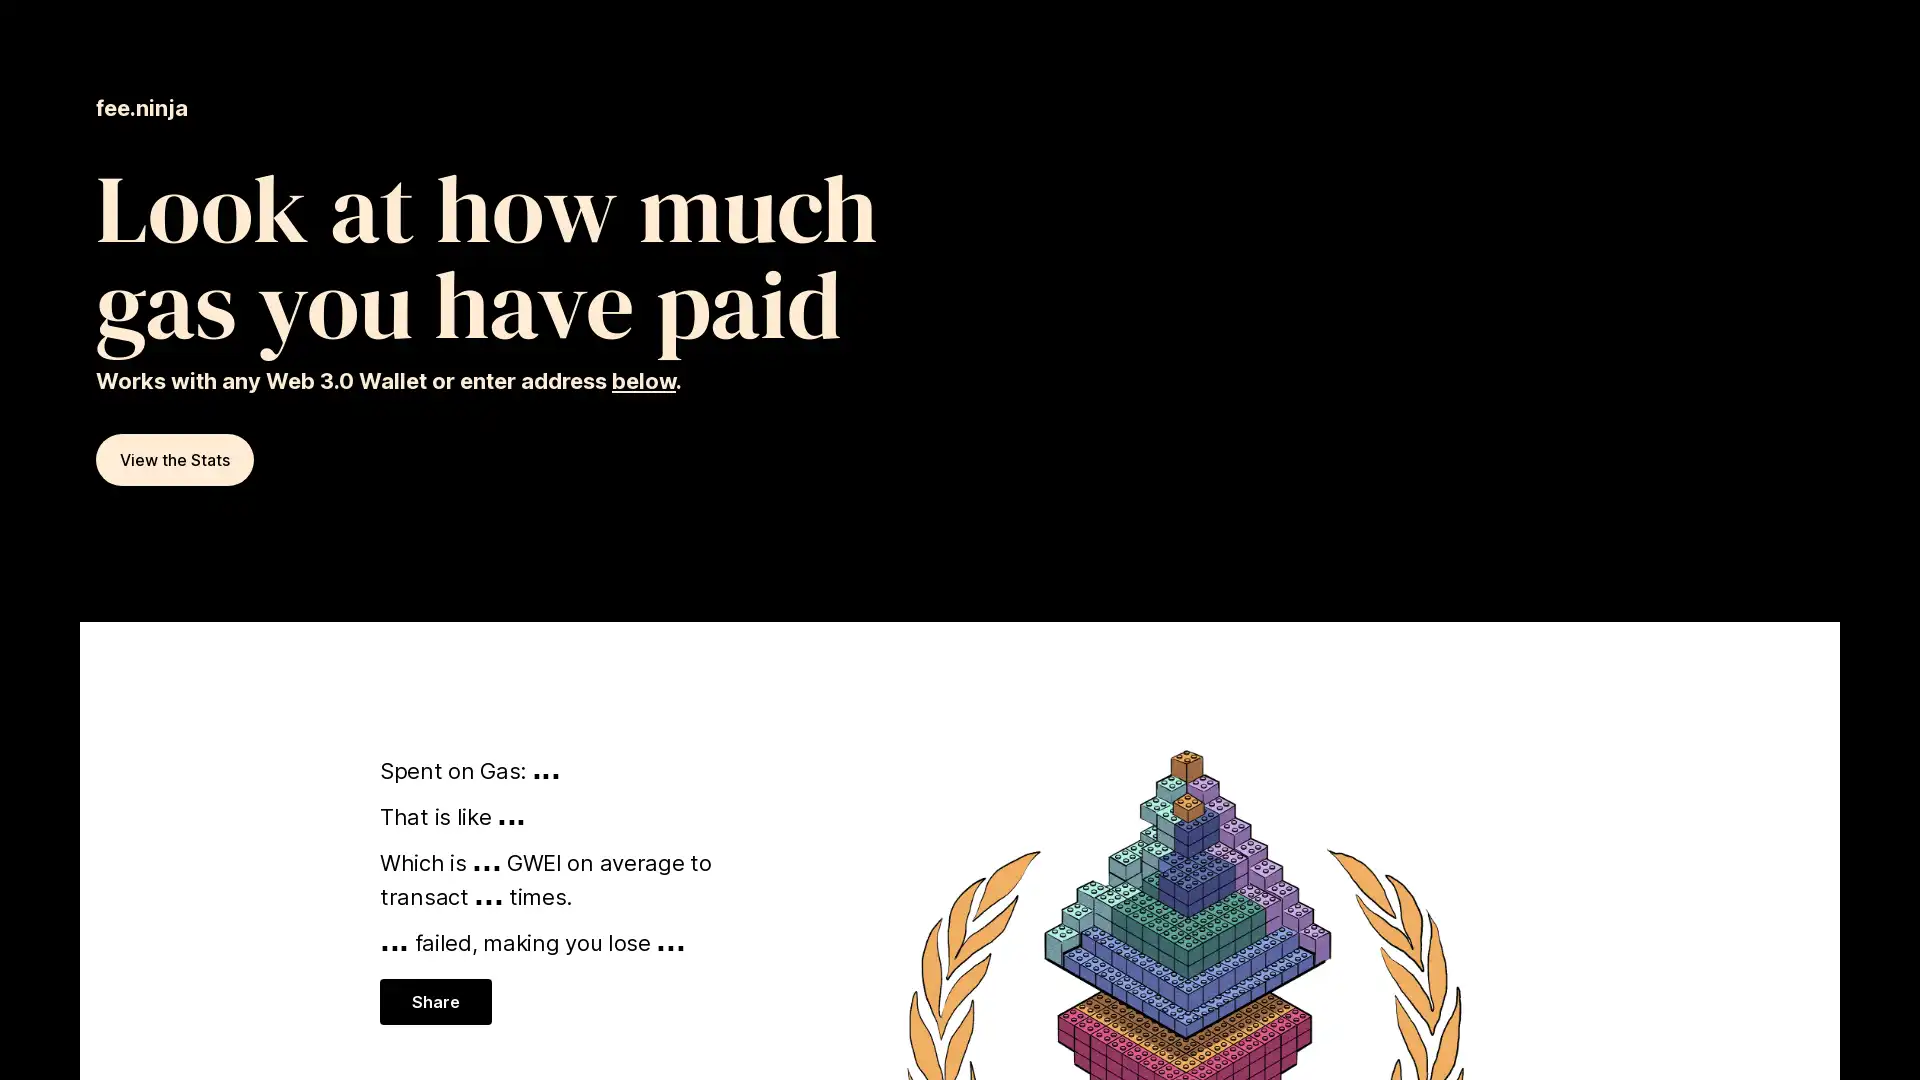  Describe the element at coordinates (434, 1002) in the screenshot. I see `Share` at that location.